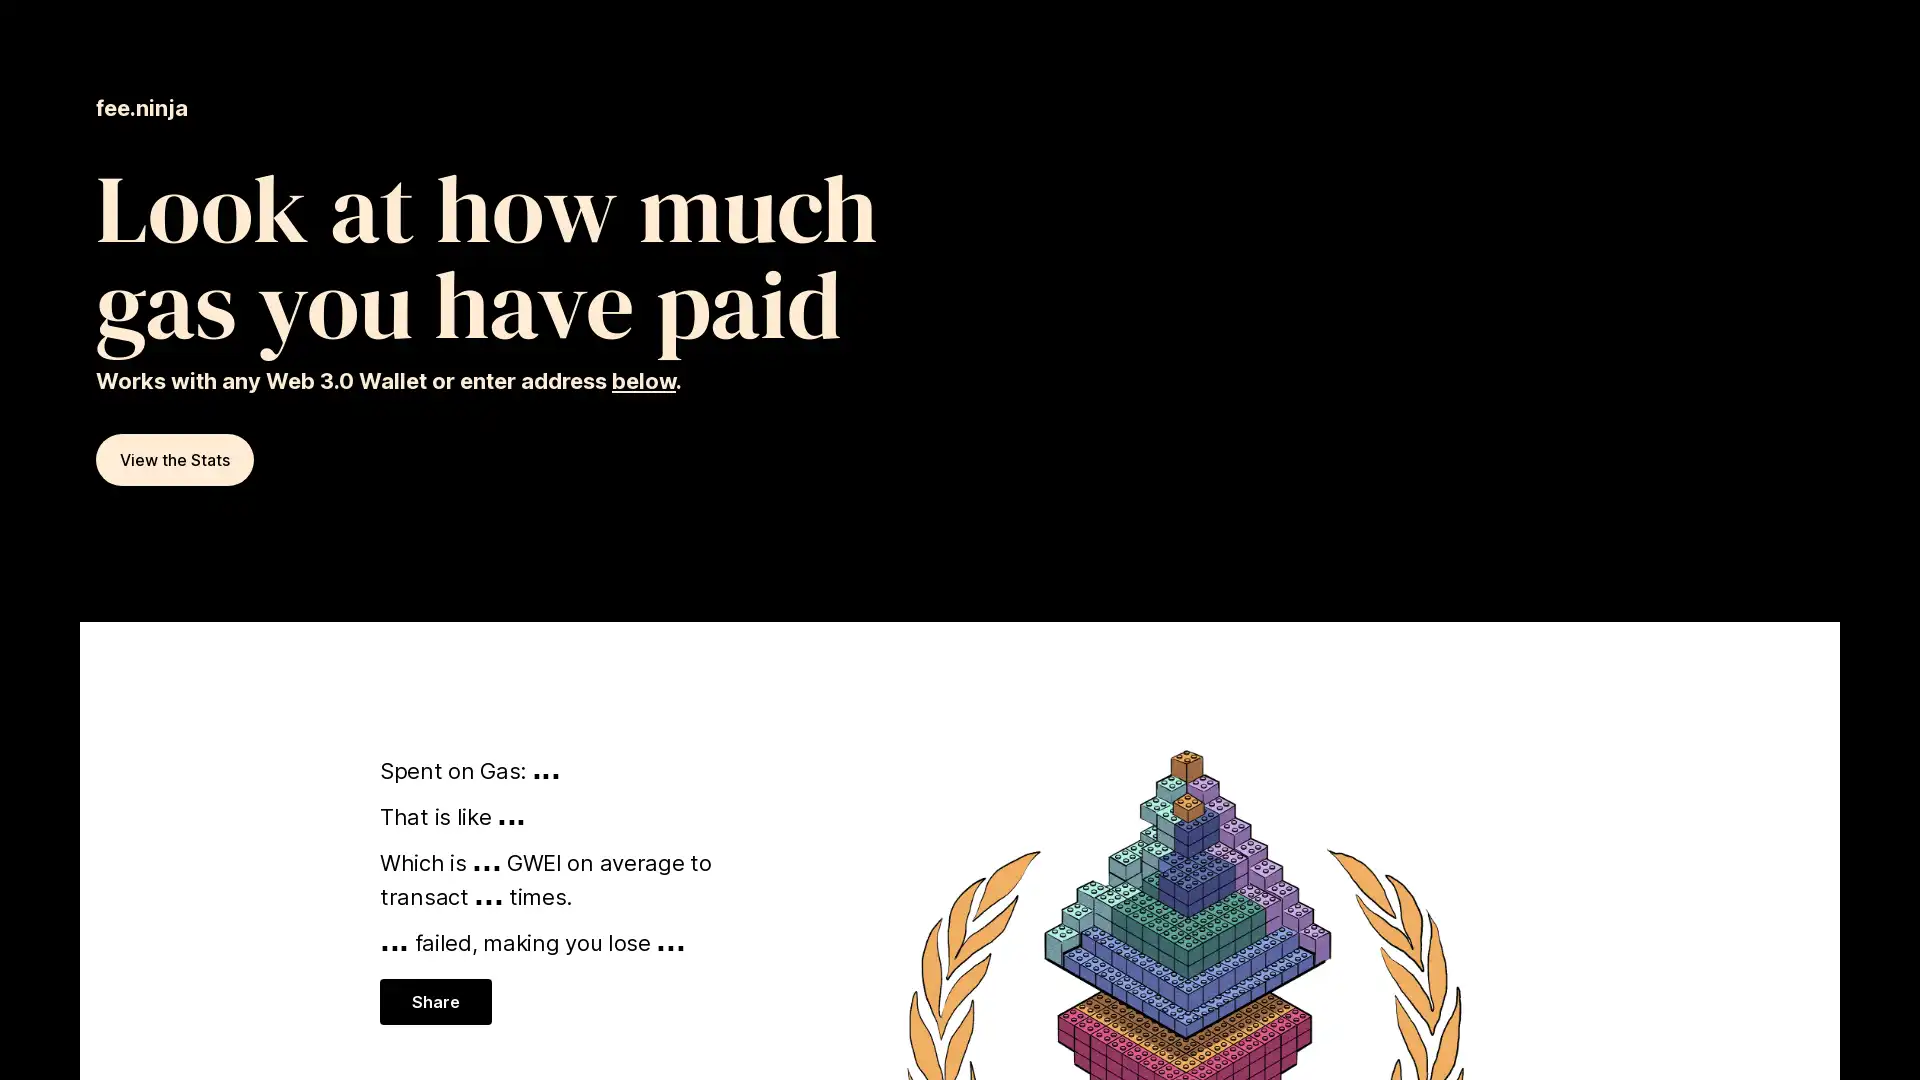  Describe the element at coordinates (434, 1002) in the screenshot. I see `Share` at that location.